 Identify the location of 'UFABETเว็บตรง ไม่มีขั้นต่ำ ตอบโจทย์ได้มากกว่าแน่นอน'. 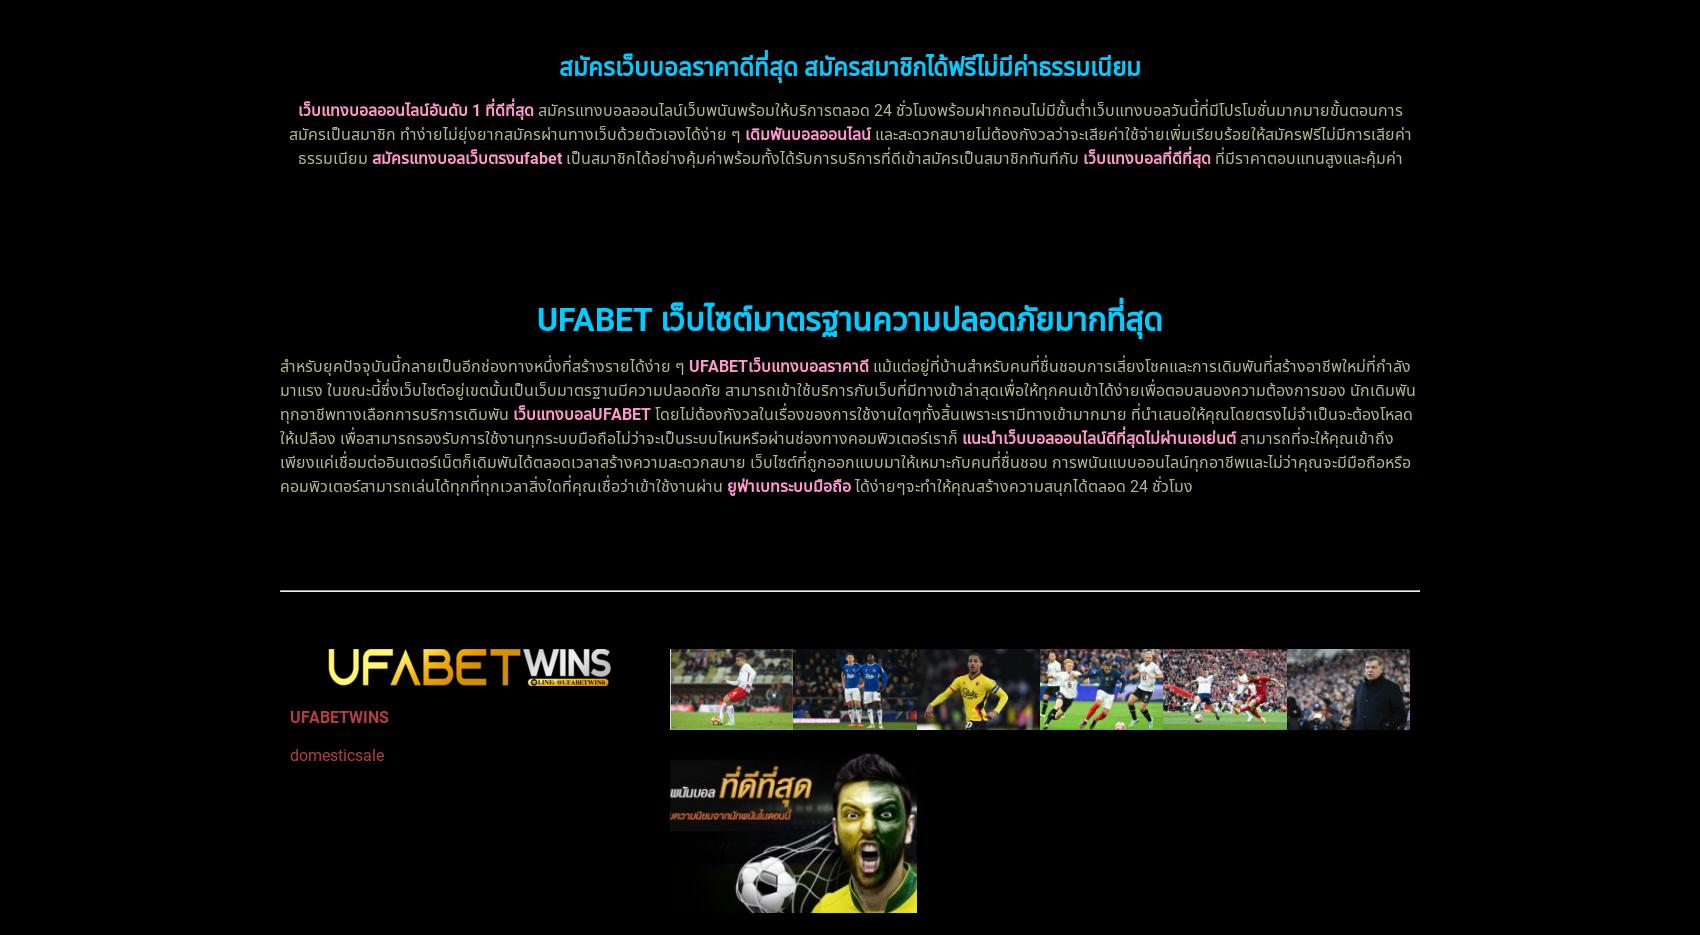
(1223, 687).